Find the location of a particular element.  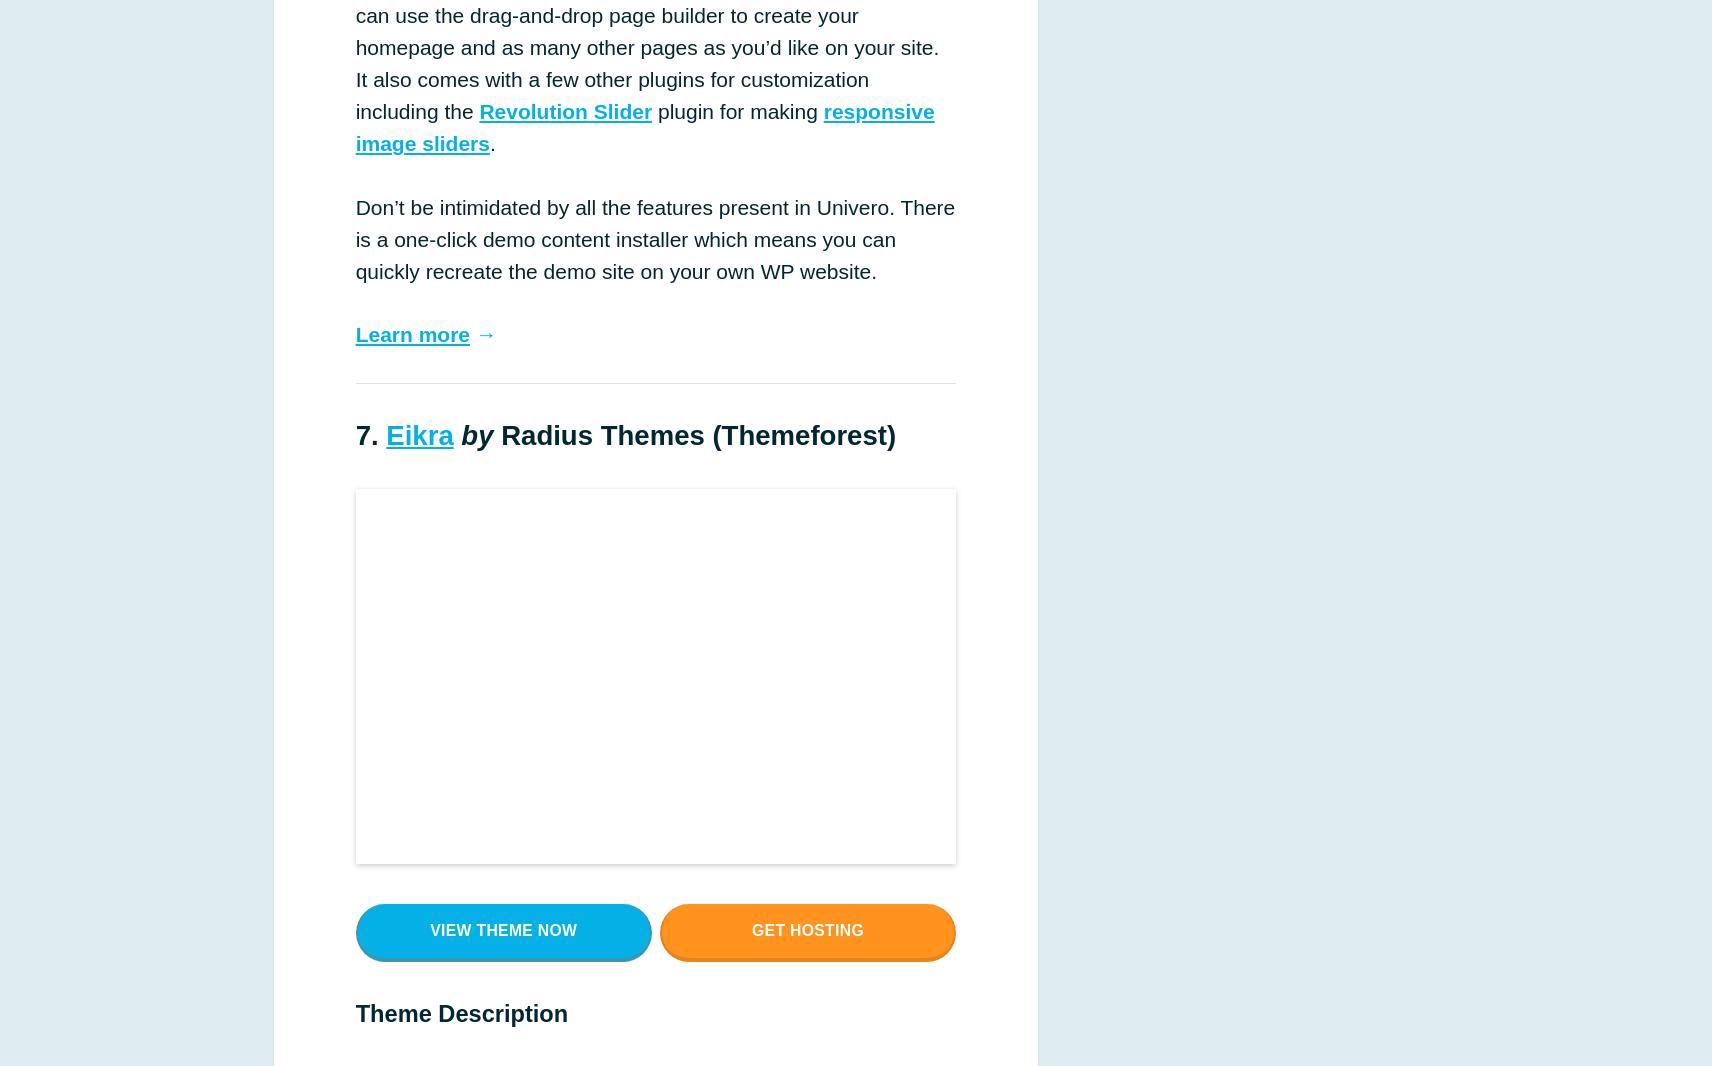

'Revolution Slider' is located at coordinates (564, 110).